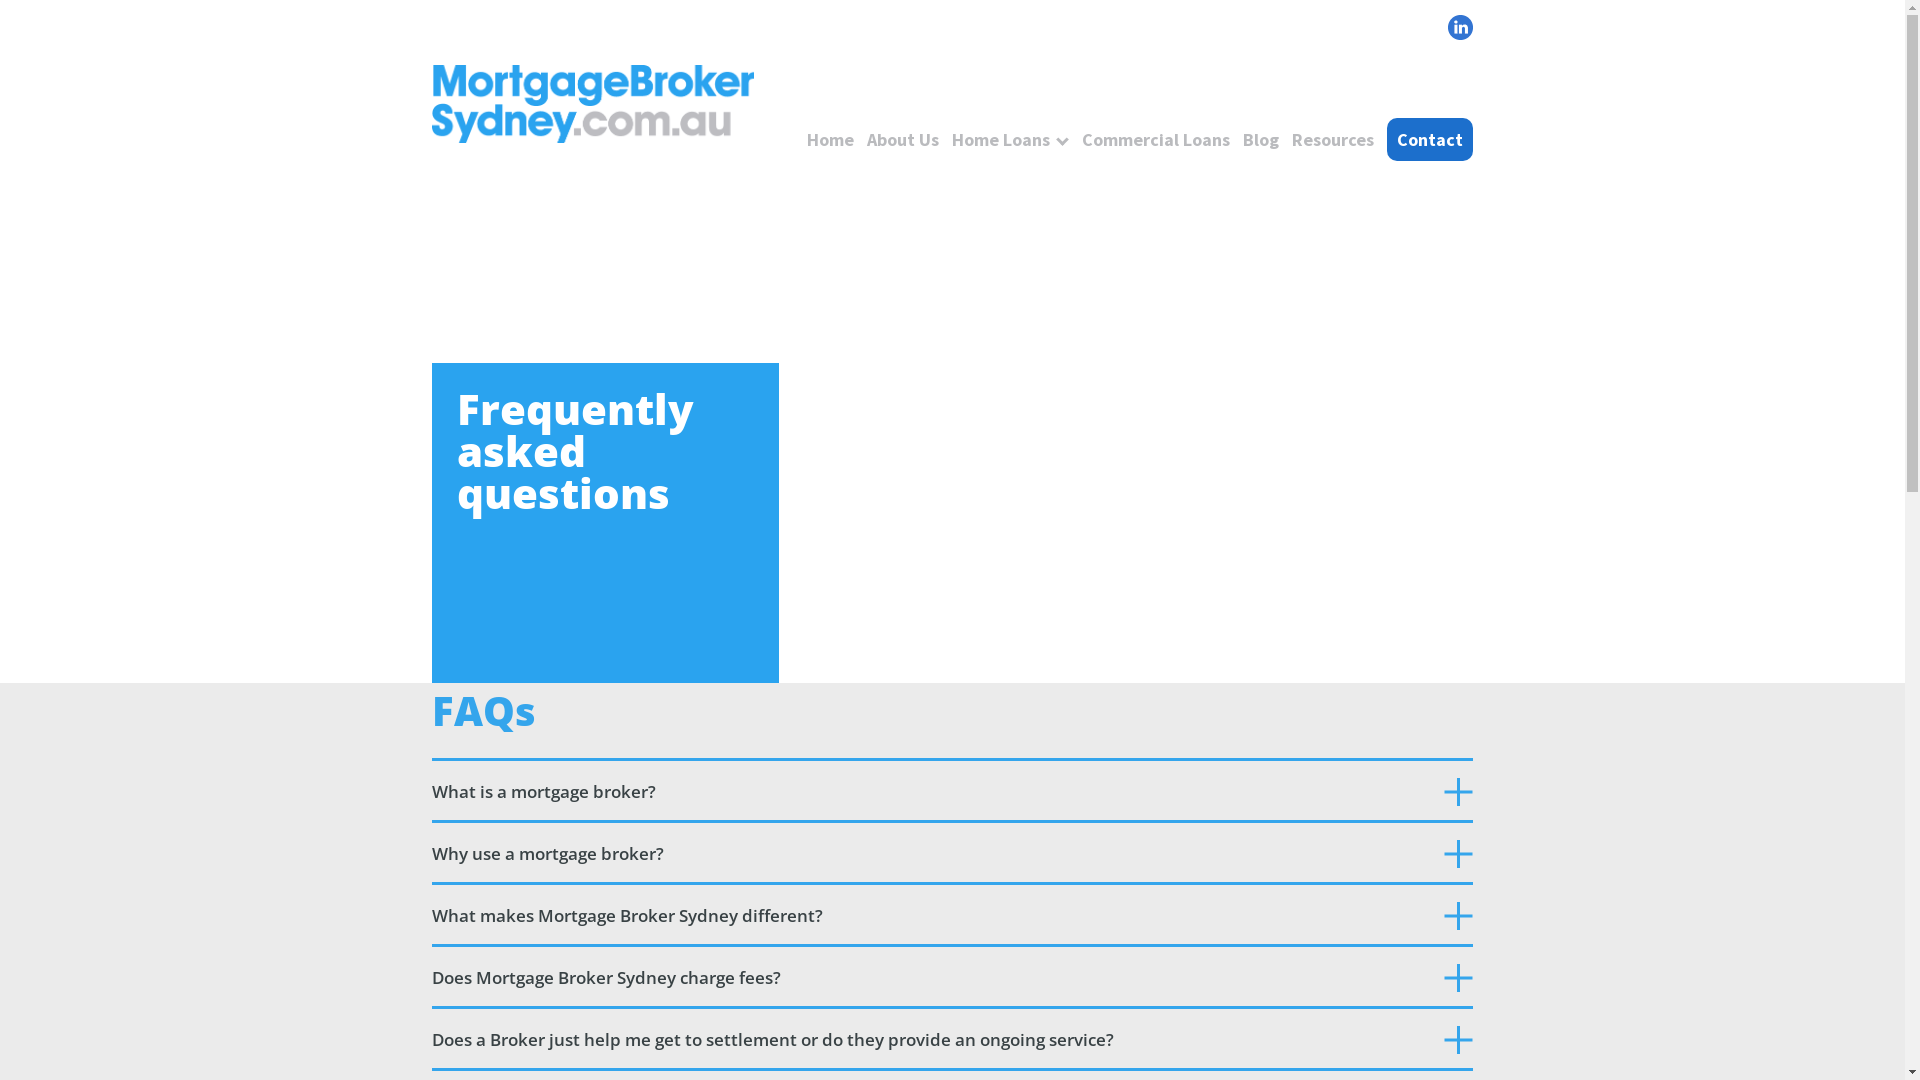 The image size is (1920, 1080). Describe the element at coordinates (1156, 138) in the screenshot. I see `'Commercial Loans'` at that location.